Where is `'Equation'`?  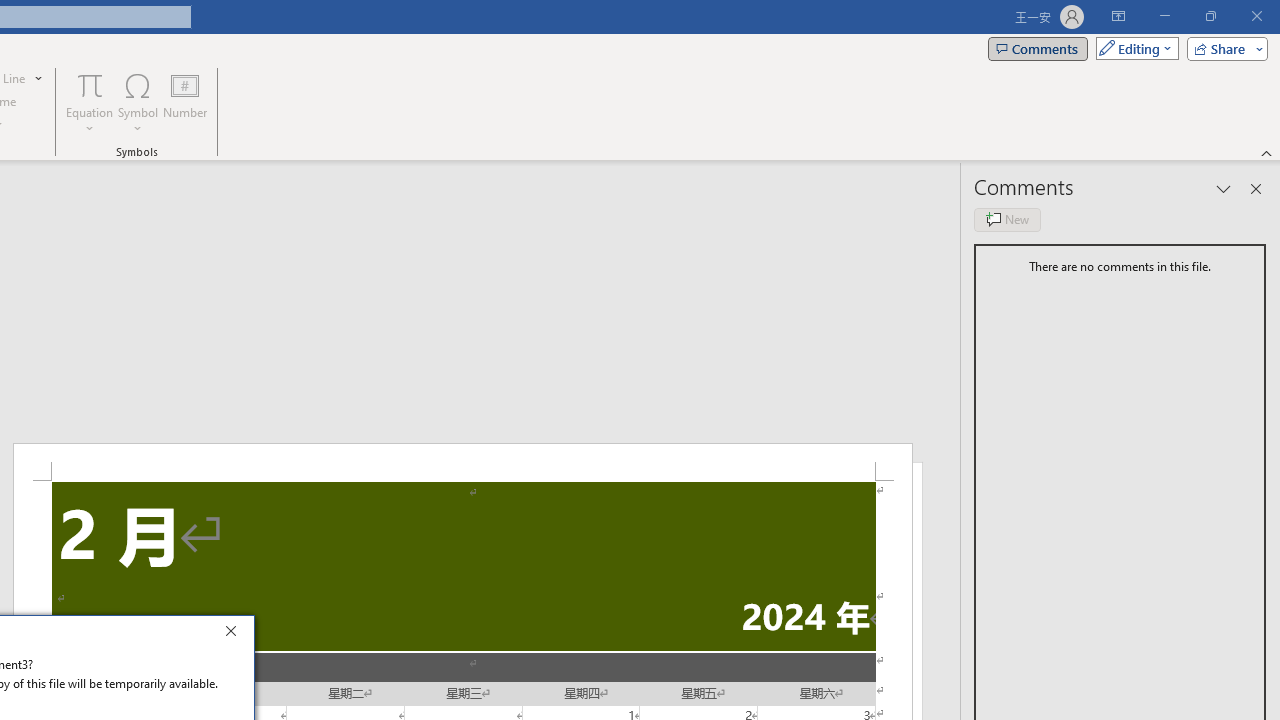 'Equation' is located at coordinates (89, 103).